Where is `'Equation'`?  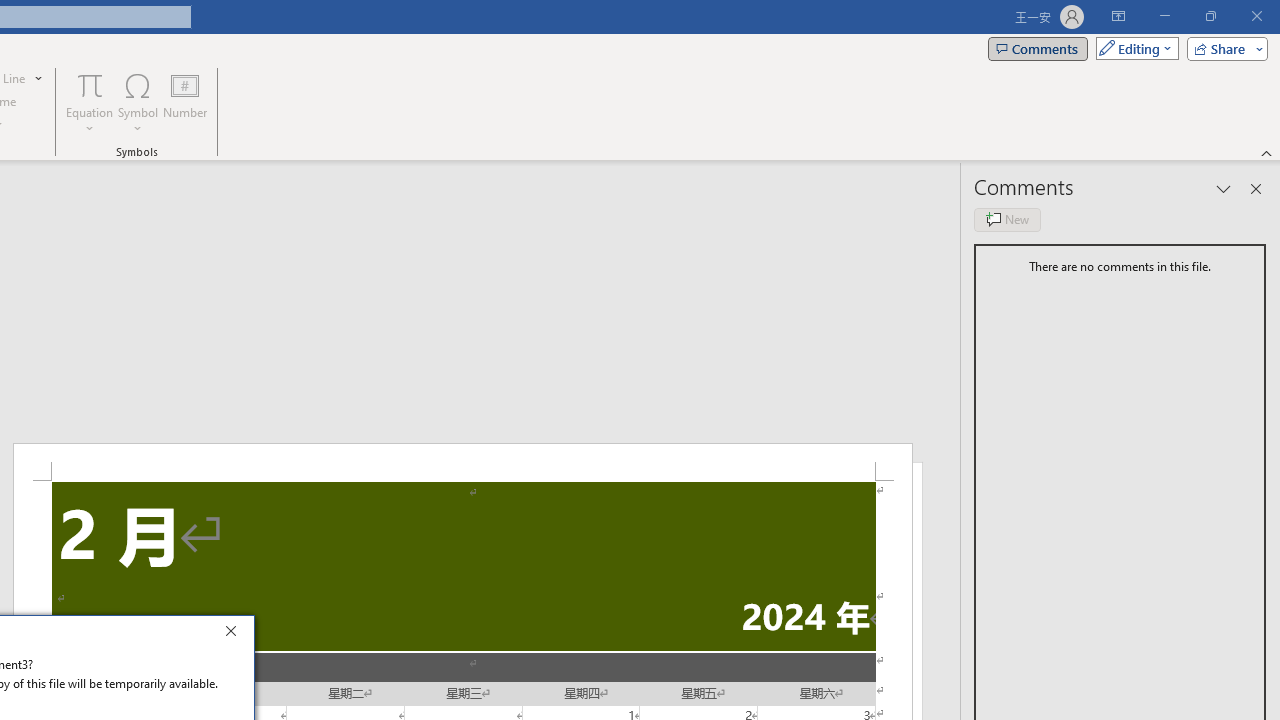 'Equation' is located at coordinates (89, 103).